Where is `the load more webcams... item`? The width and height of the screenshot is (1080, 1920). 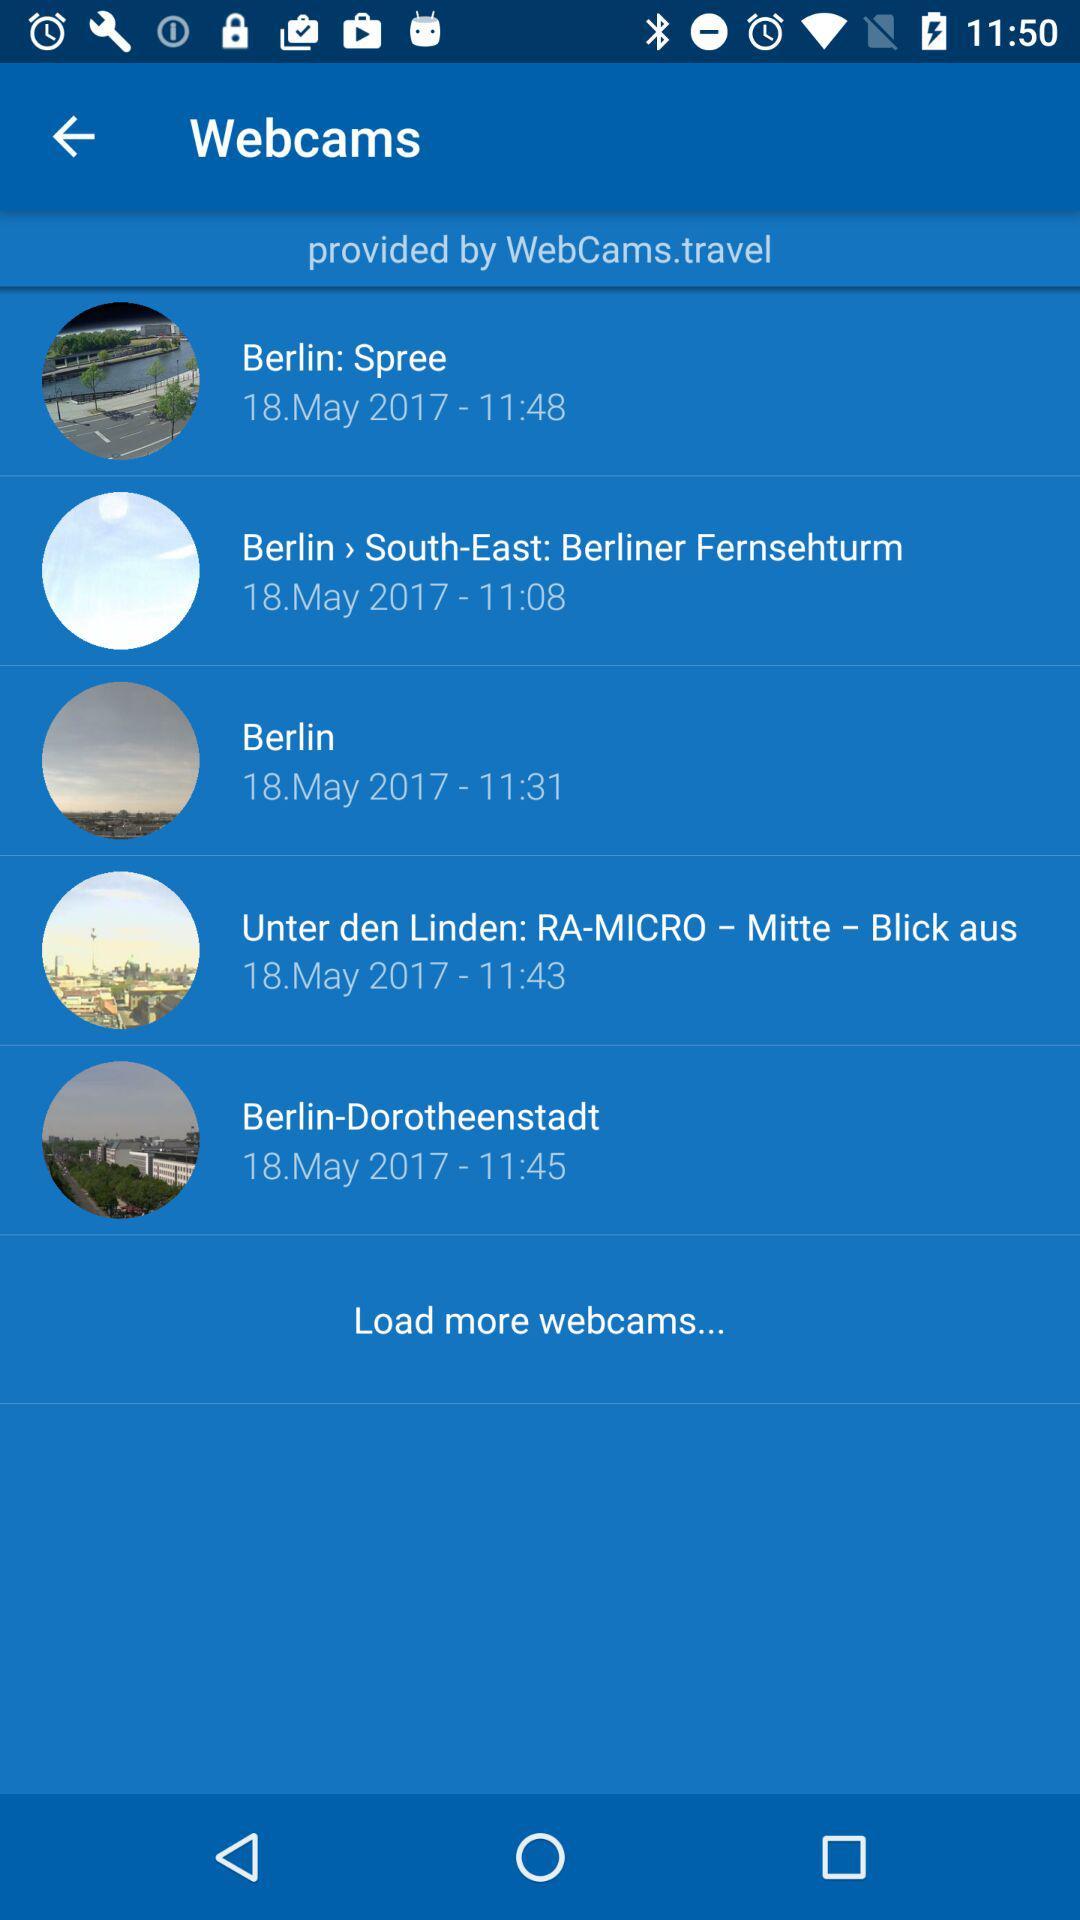 the load more webcams... item is located at coordinates (538, 1319).